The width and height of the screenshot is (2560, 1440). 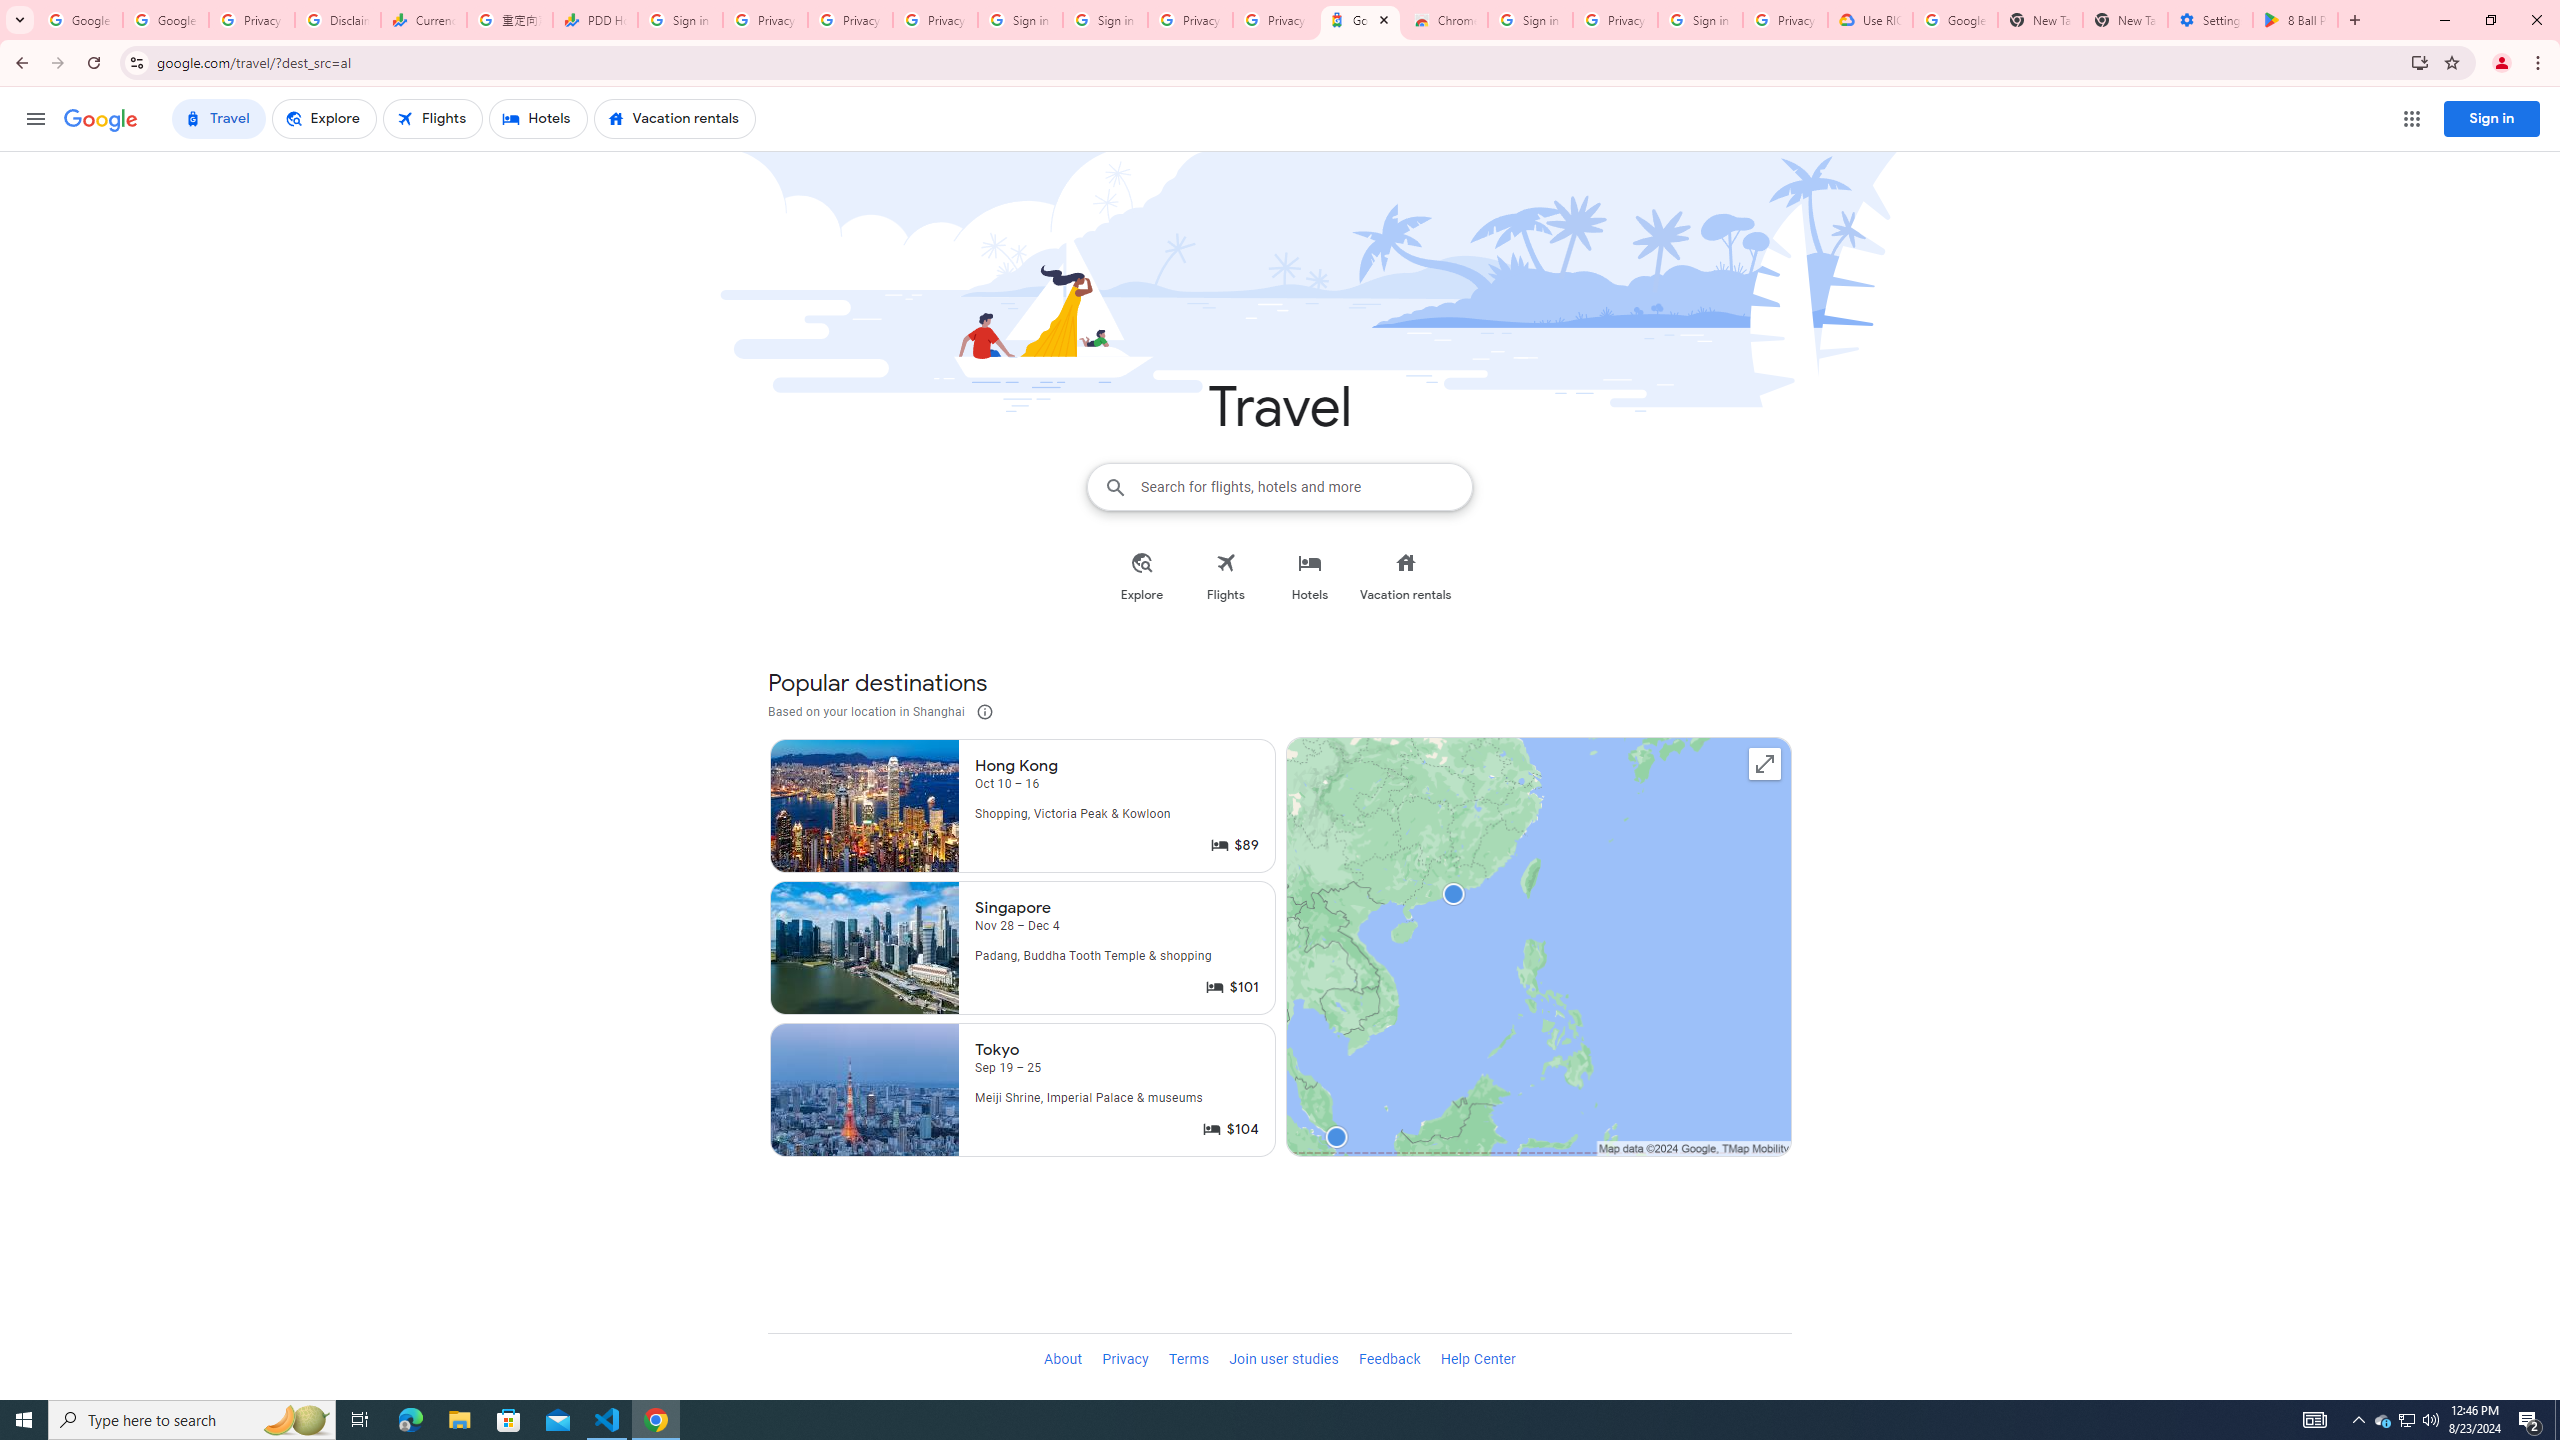 What do you see at coordinates (2295, 19) in the screenshot?
I see `'8 Ball Pool - Apps on Google Play'` at bounding box center [2295, 19].